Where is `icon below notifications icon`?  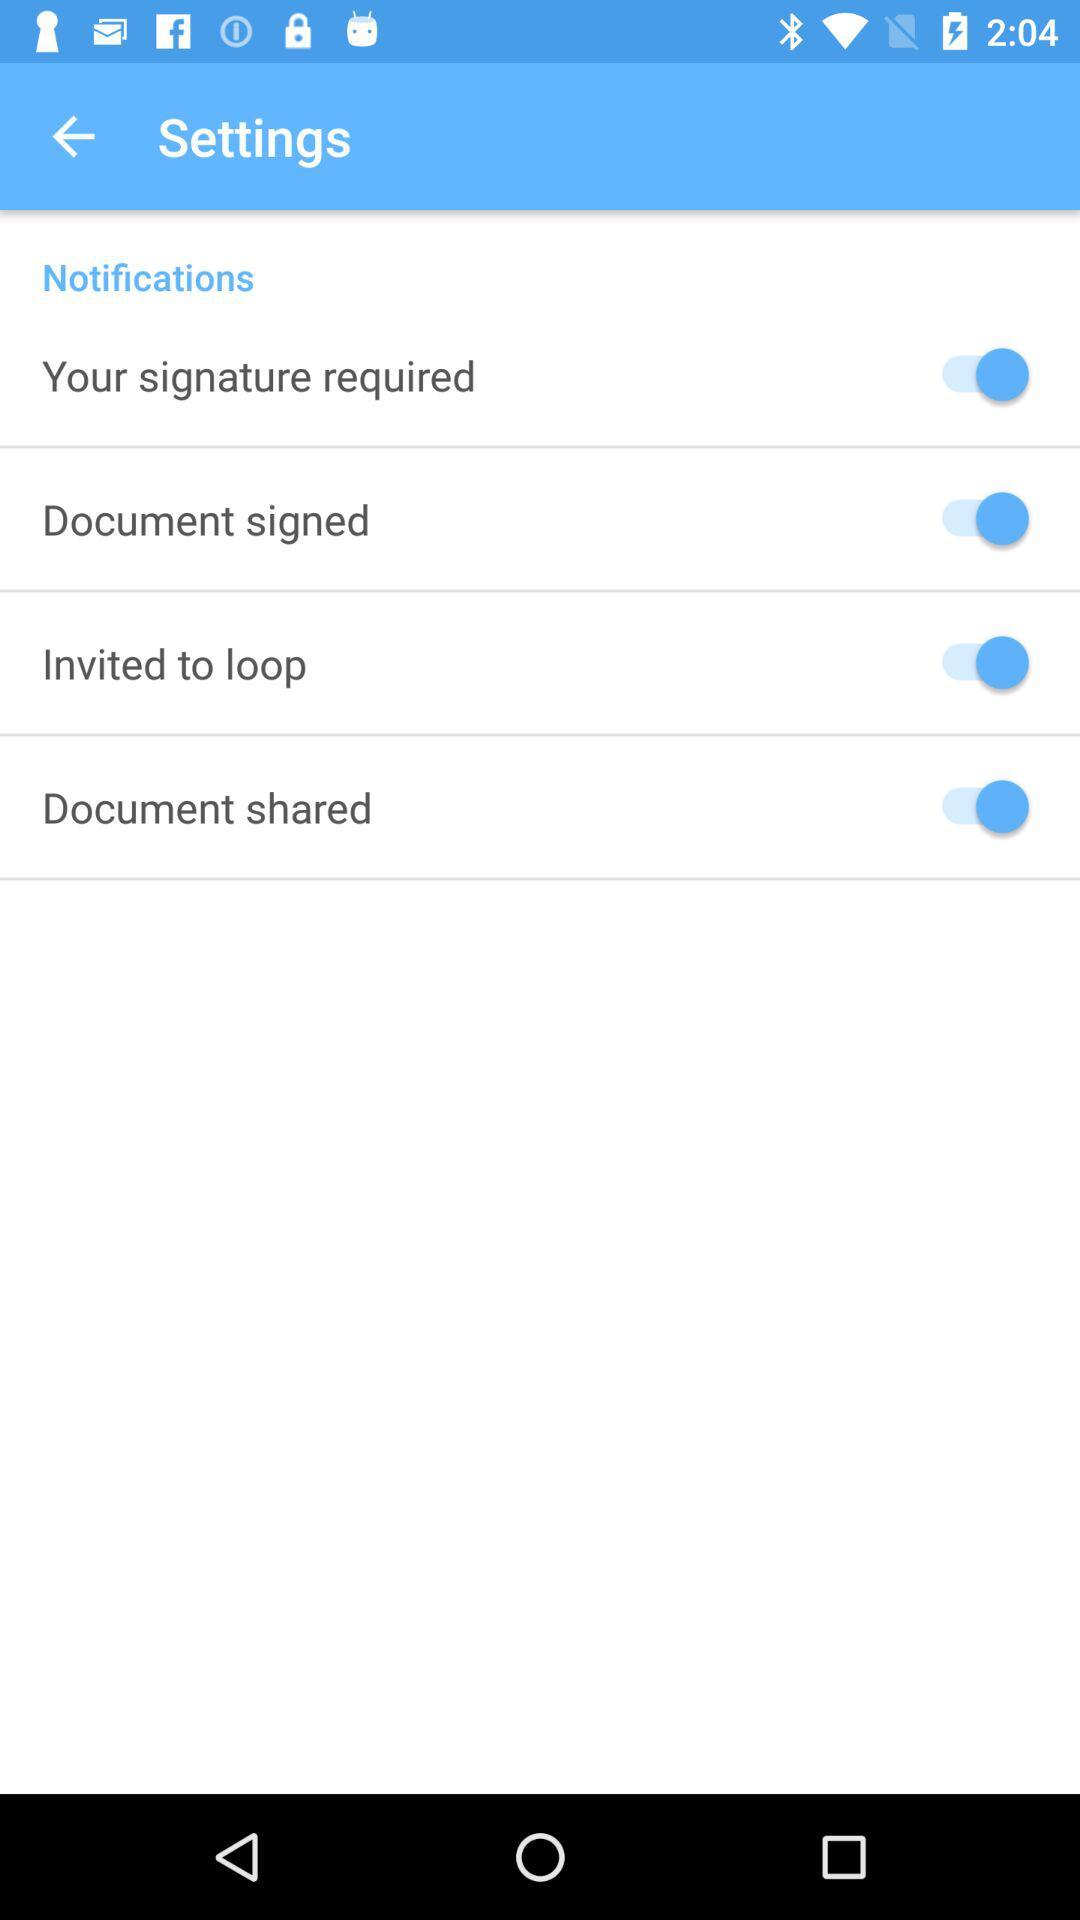 icon below notifications icon is located at coordinates (258, 374).